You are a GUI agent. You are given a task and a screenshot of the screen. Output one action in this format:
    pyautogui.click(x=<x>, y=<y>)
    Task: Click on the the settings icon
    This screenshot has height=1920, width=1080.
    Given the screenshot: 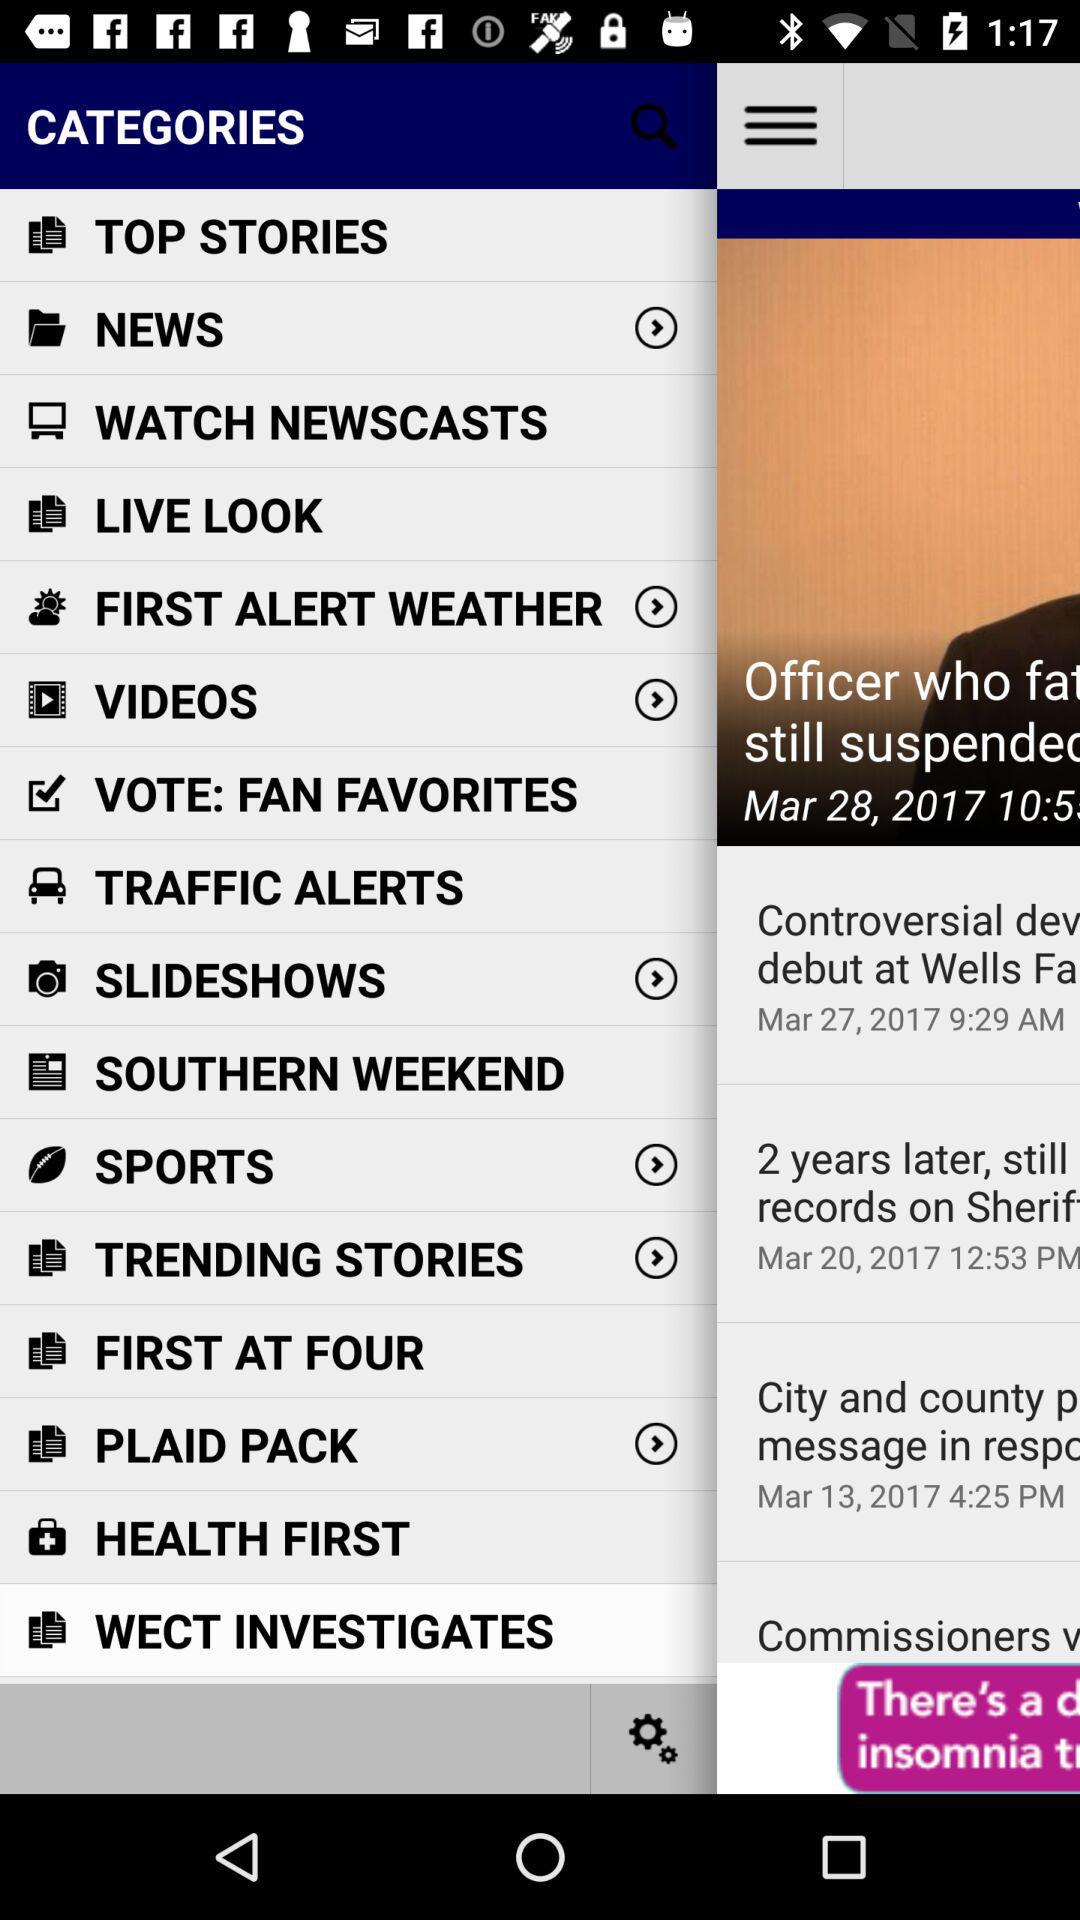 What is the action you would take?
    pyautogui.click(x=654, y=1737)
    